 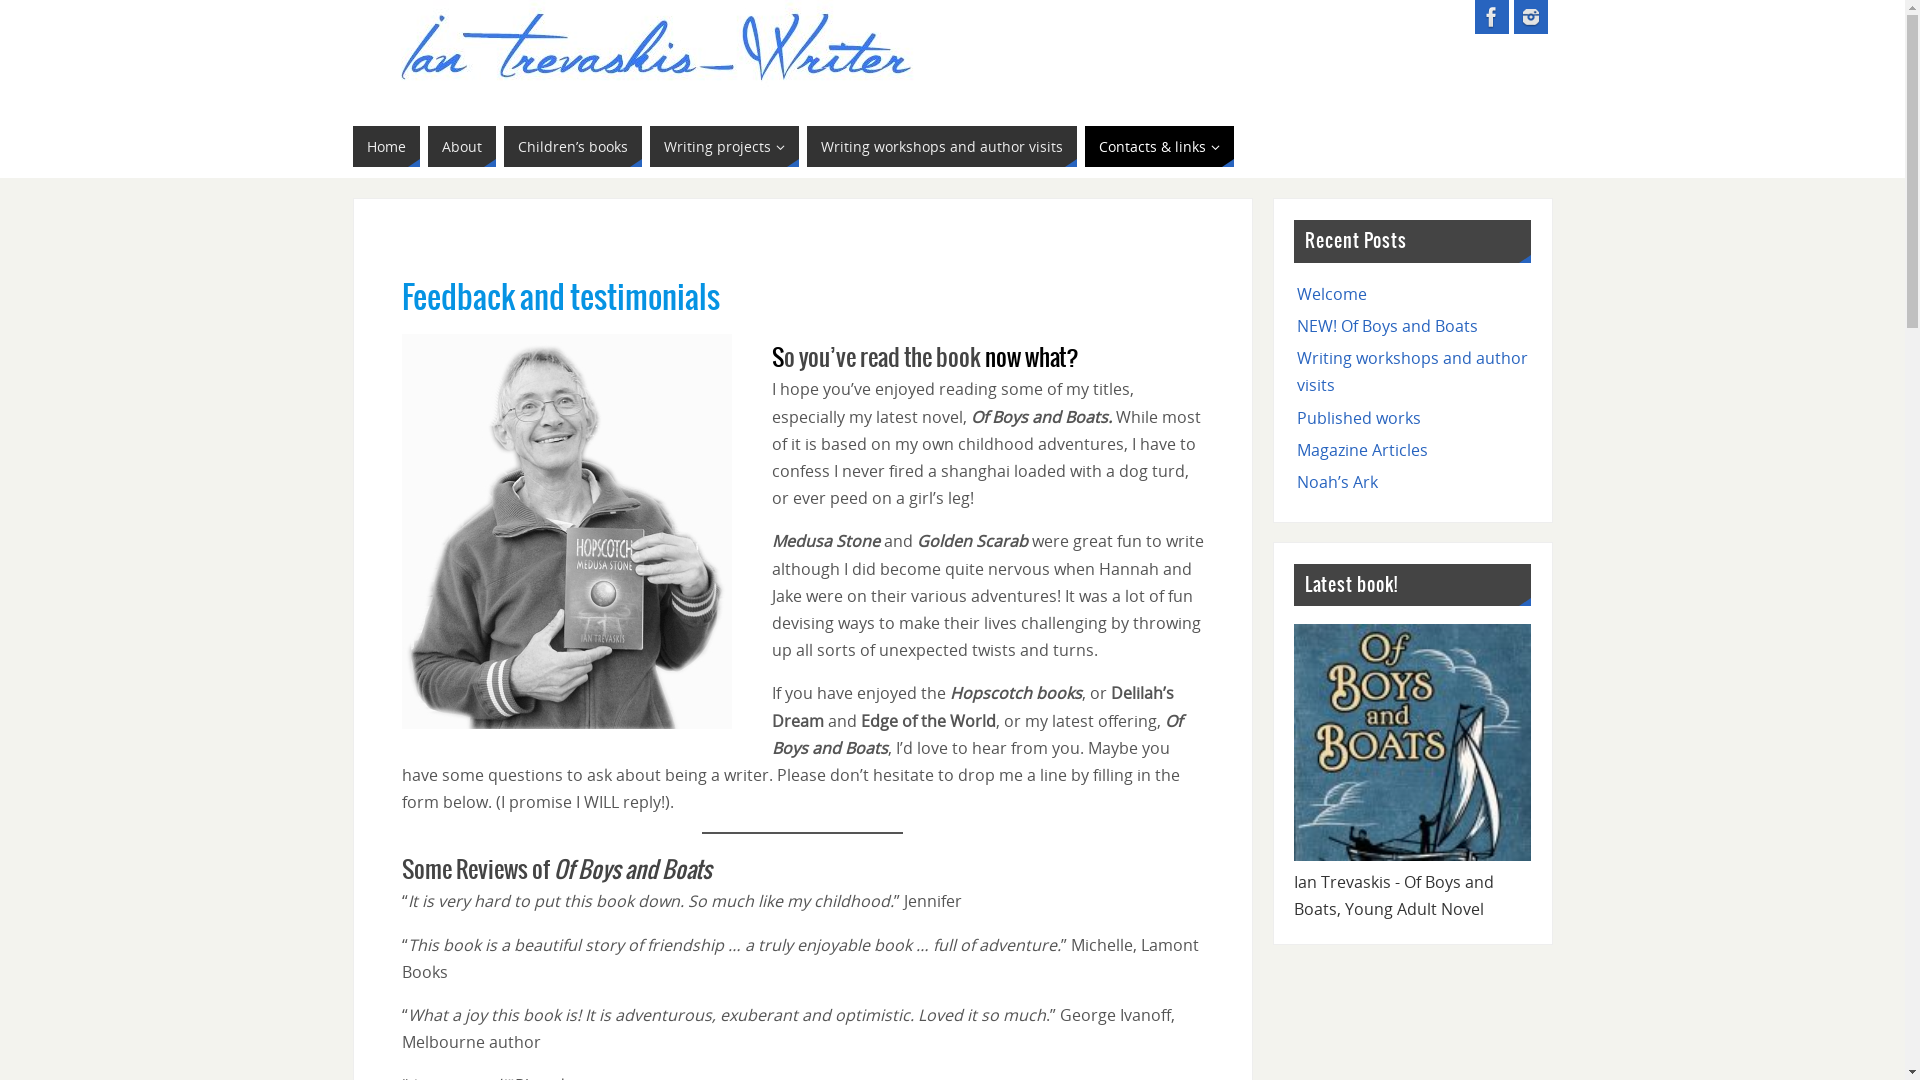 I want to click on 'NEW! Of Boys and Boats', so click(x=1386, y=325).